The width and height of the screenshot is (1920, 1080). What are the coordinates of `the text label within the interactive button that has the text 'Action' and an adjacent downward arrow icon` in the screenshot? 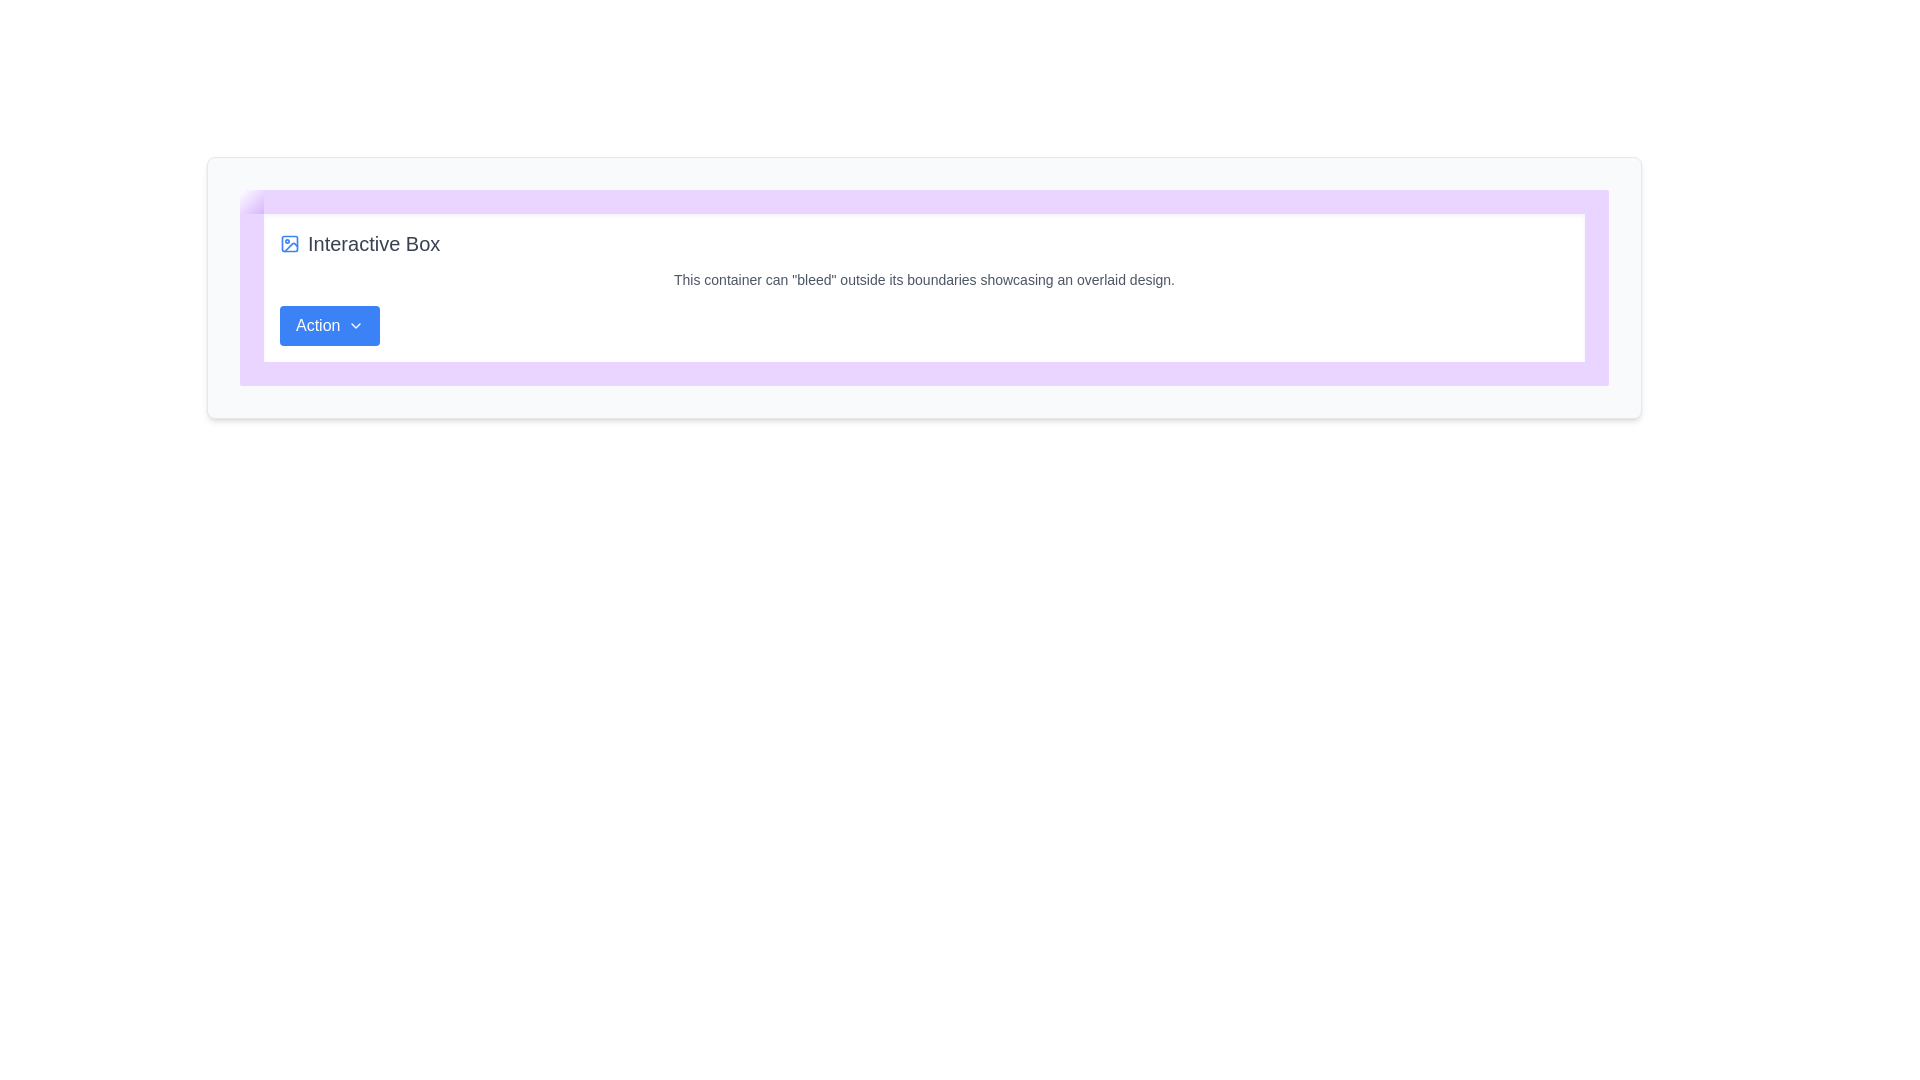 It's located at (317, 325).